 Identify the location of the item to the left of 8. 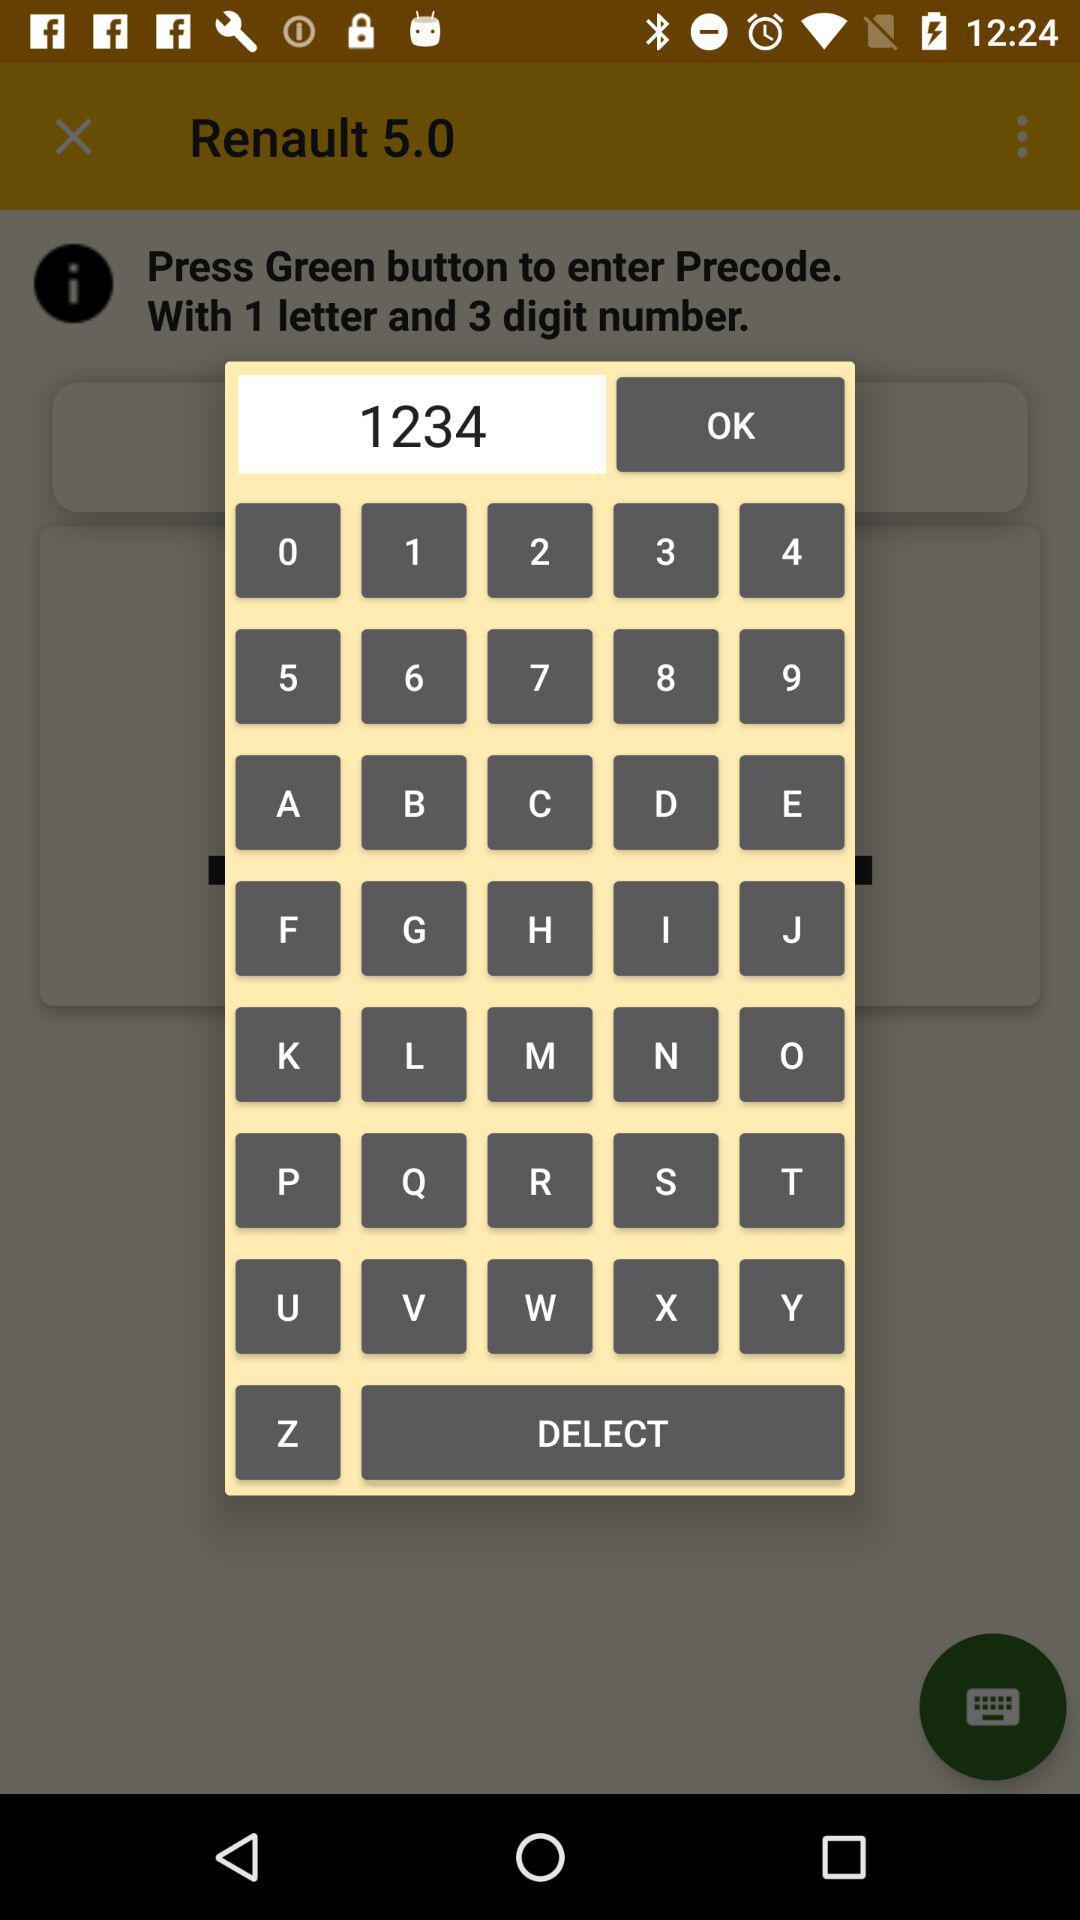
(540, 802).